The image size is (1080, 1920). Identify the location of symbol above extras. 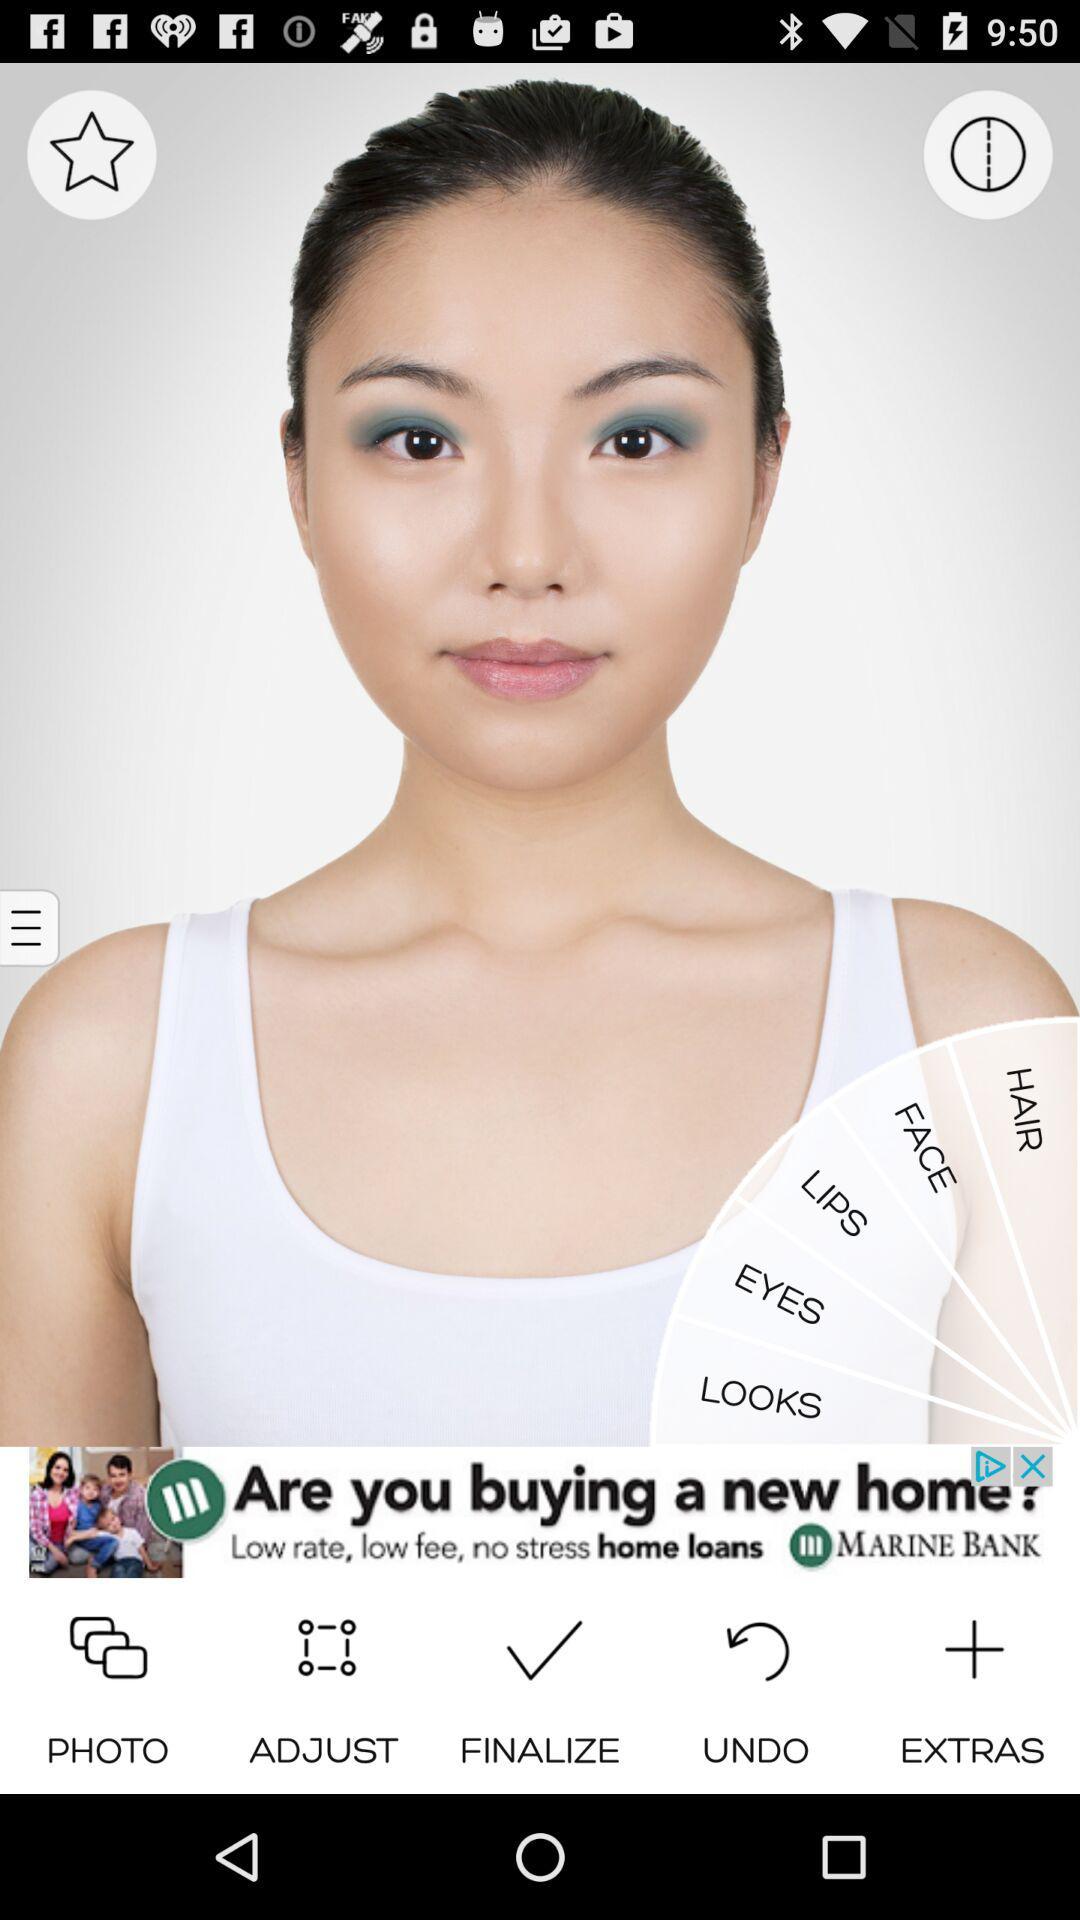
(971, 1642).